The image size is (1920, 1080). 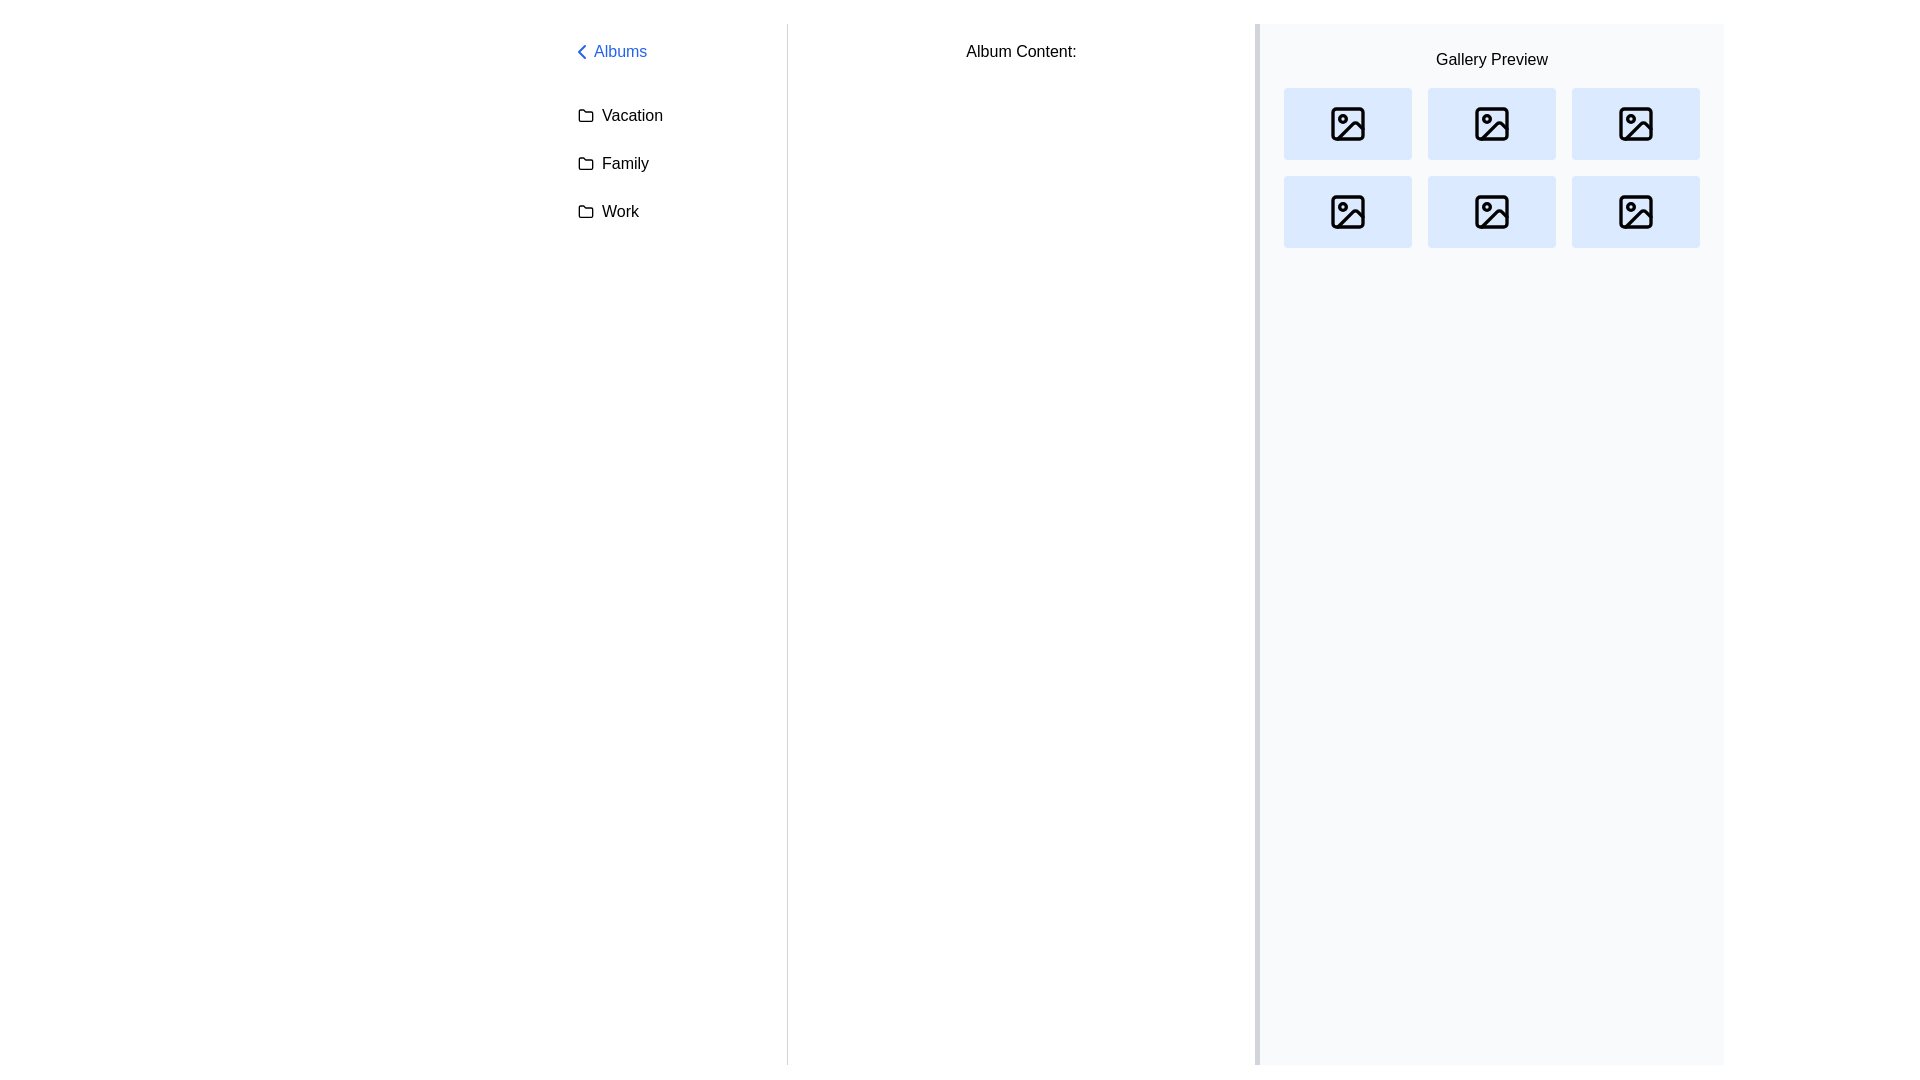 I want to click on to select the folder icon located below the 'Family' folder and above the 'Work' text, so click(x=584, y=212).